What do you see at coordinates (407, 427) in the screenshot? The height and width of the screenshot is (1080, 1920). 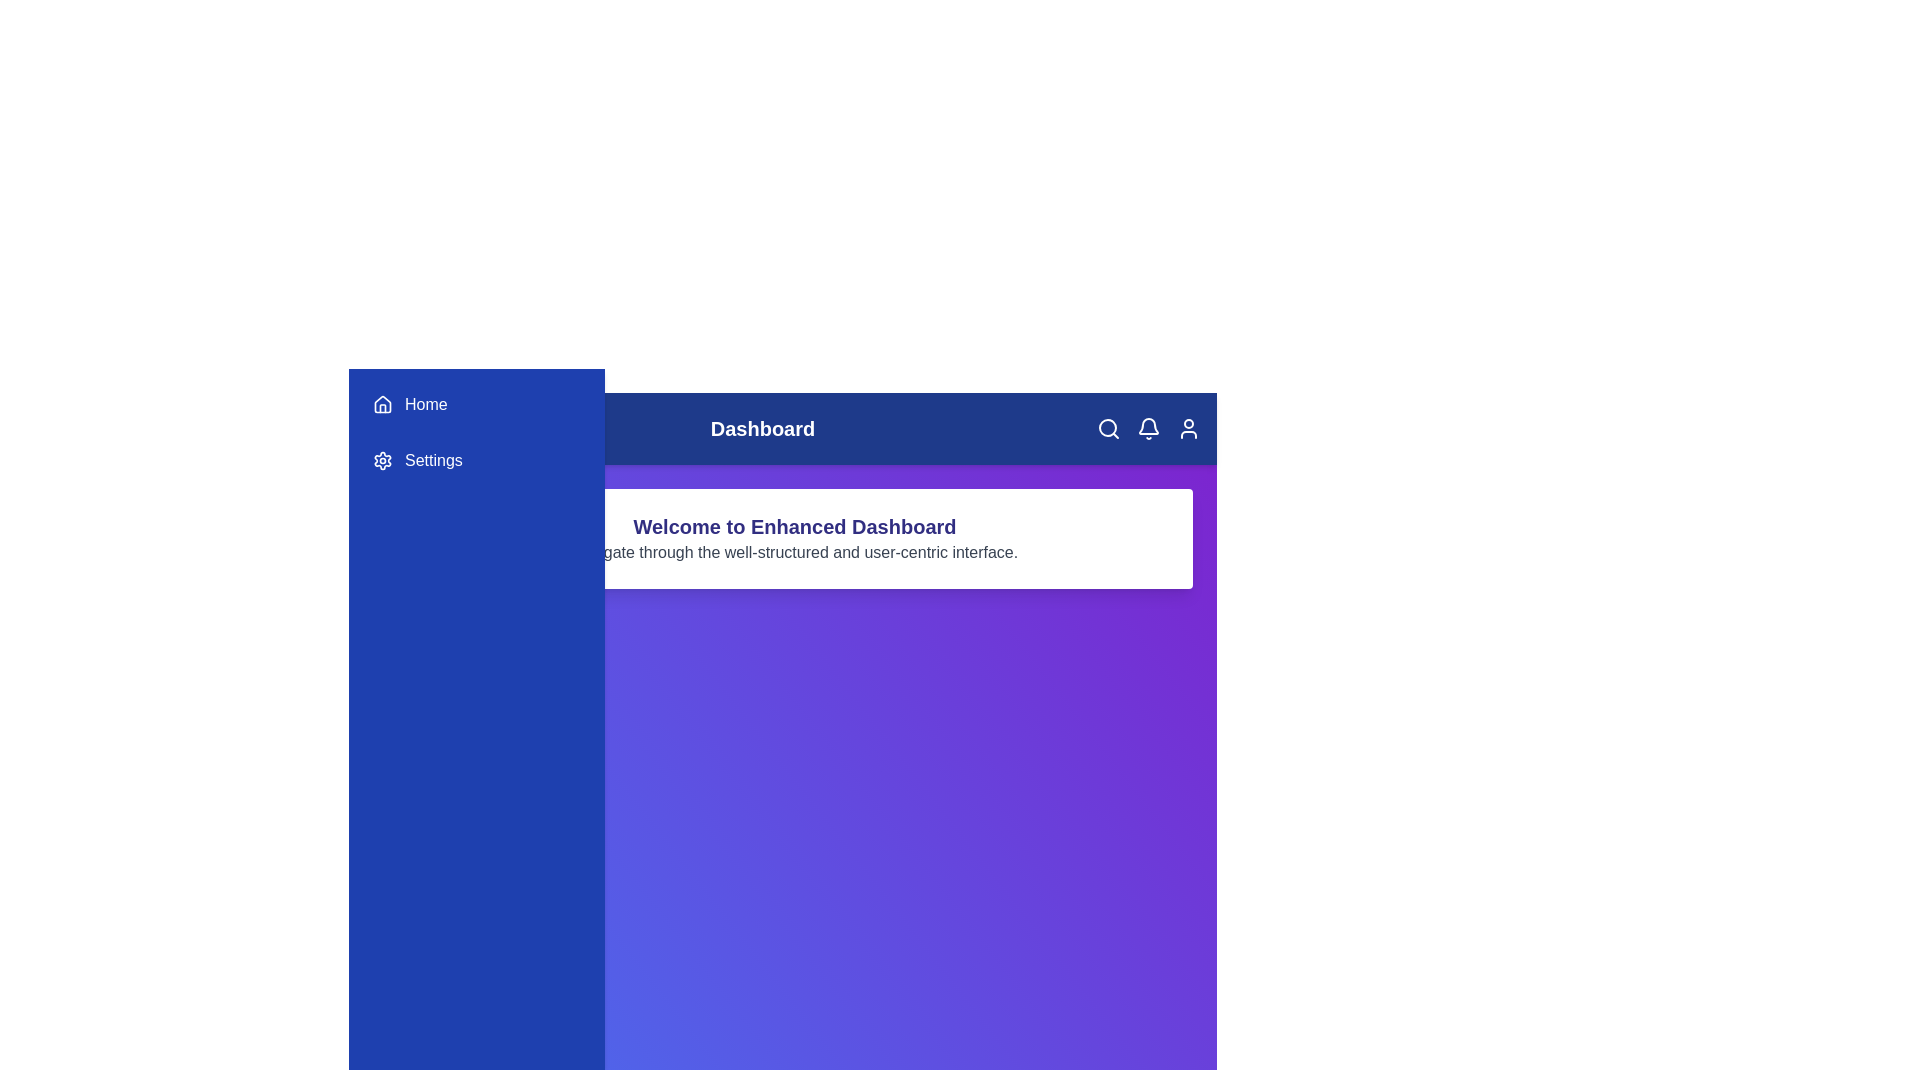 I see `menu button to toggle the menu visibility` at bounding box center [407, 427].